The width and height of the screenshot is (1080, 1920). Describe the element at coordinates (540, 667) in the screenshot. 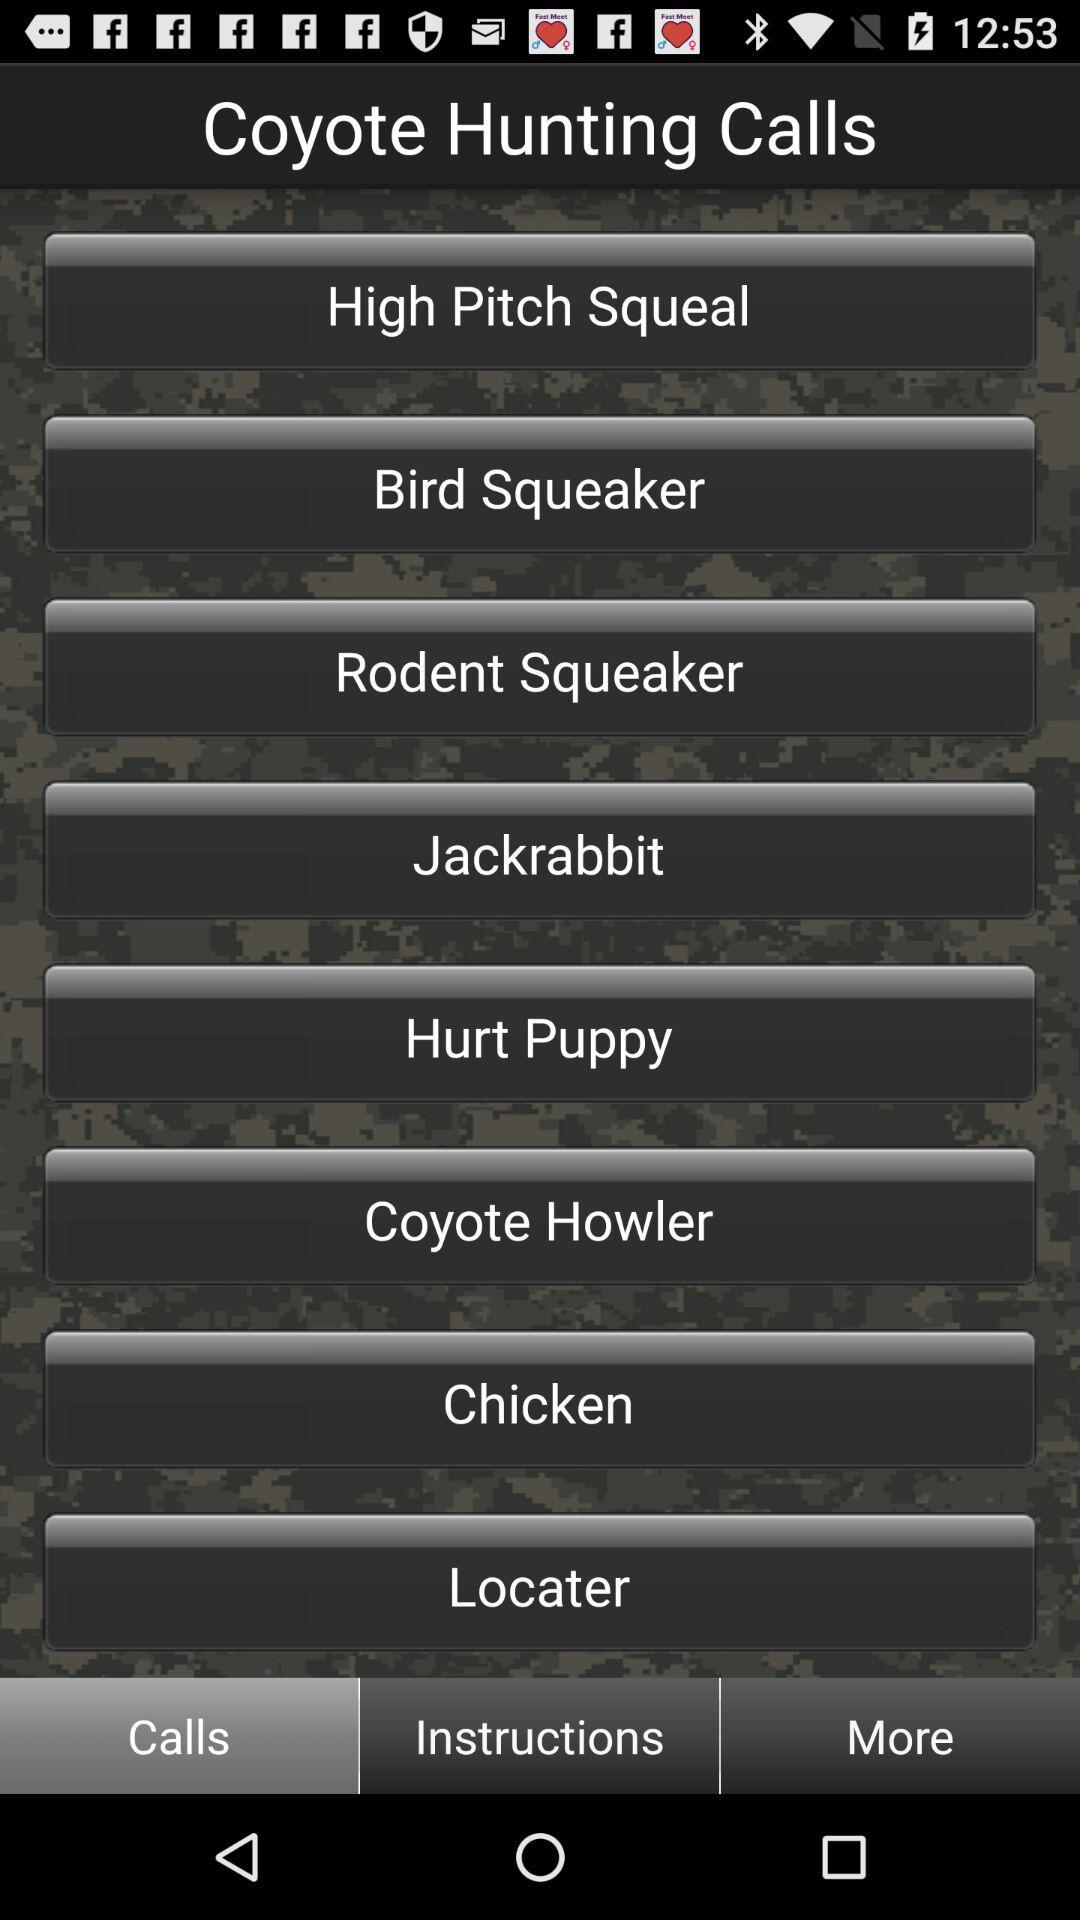

I see `the item below the bird squeaker item` at that location.